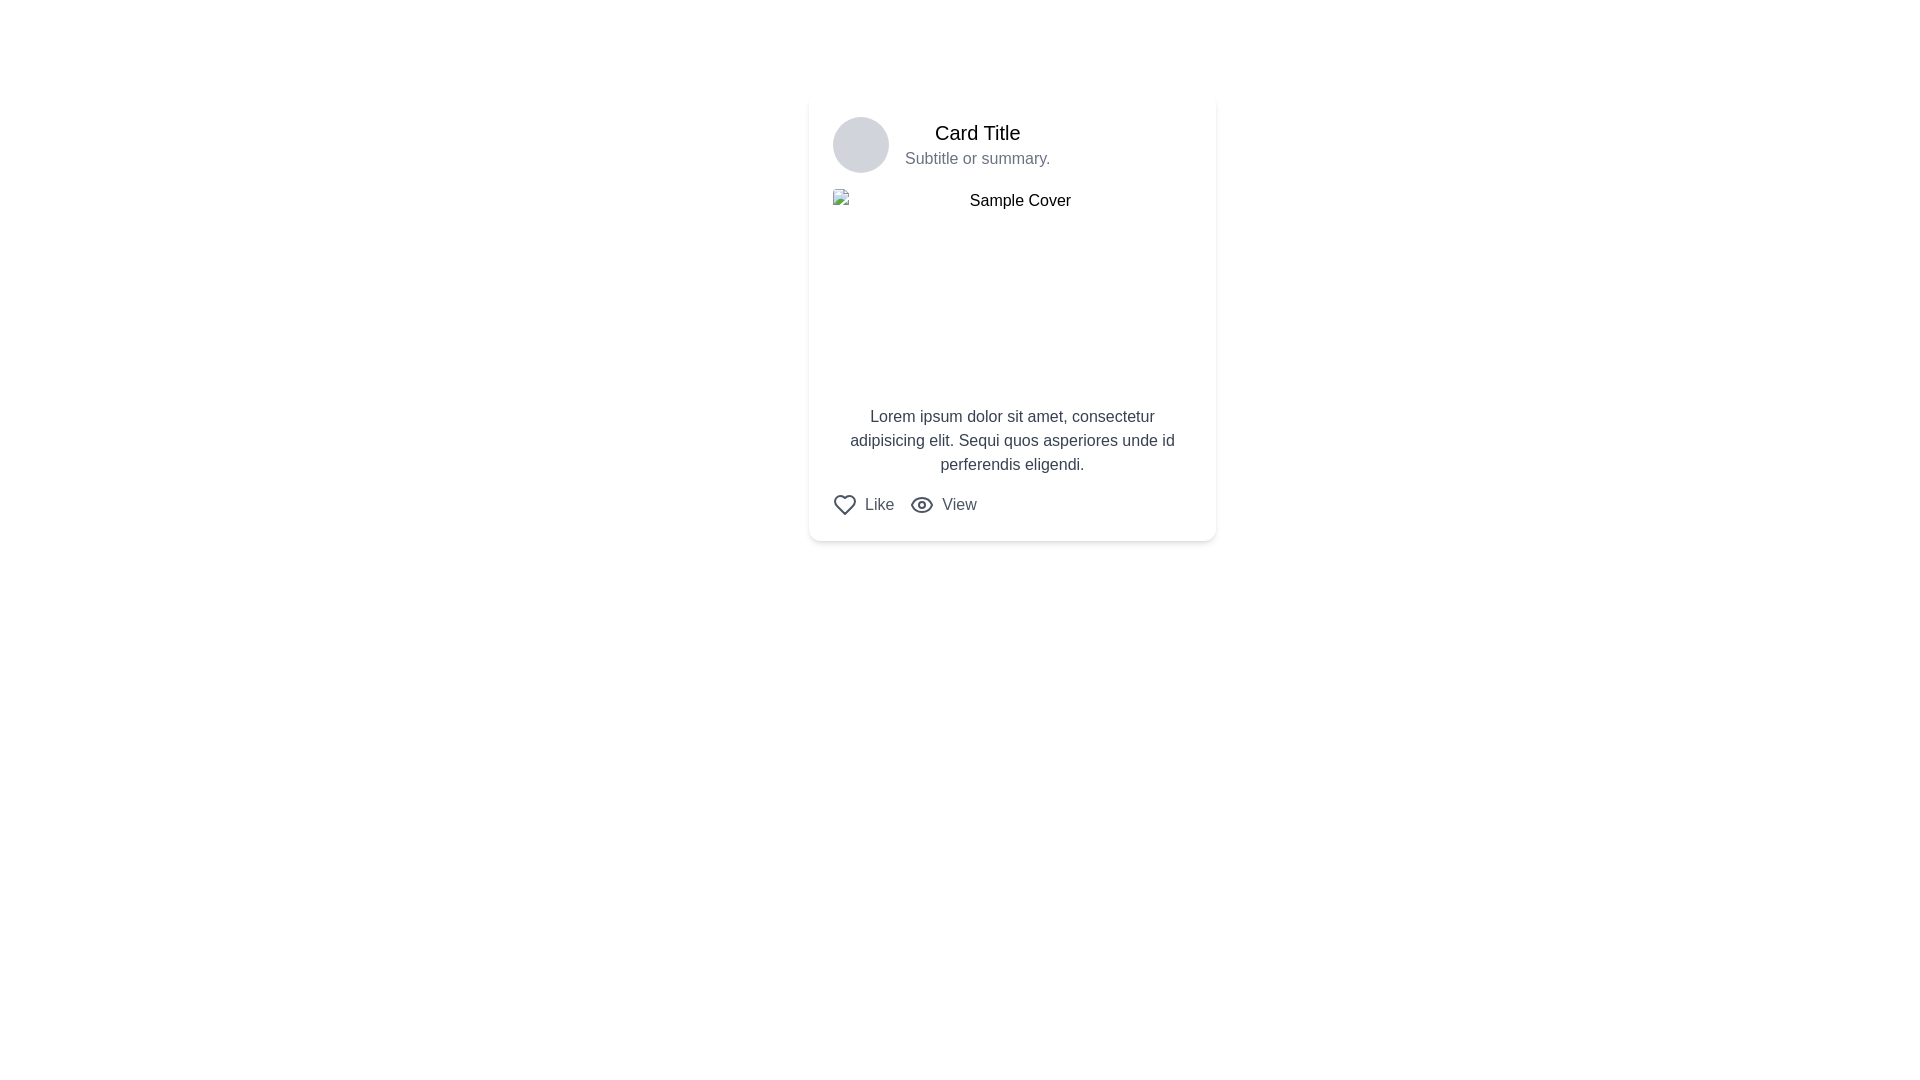 The width and height of the screenshot is (1920, 1080). I want to click on the heart-shaped icon located to the left of the 'Like' text, so click(844, 504).